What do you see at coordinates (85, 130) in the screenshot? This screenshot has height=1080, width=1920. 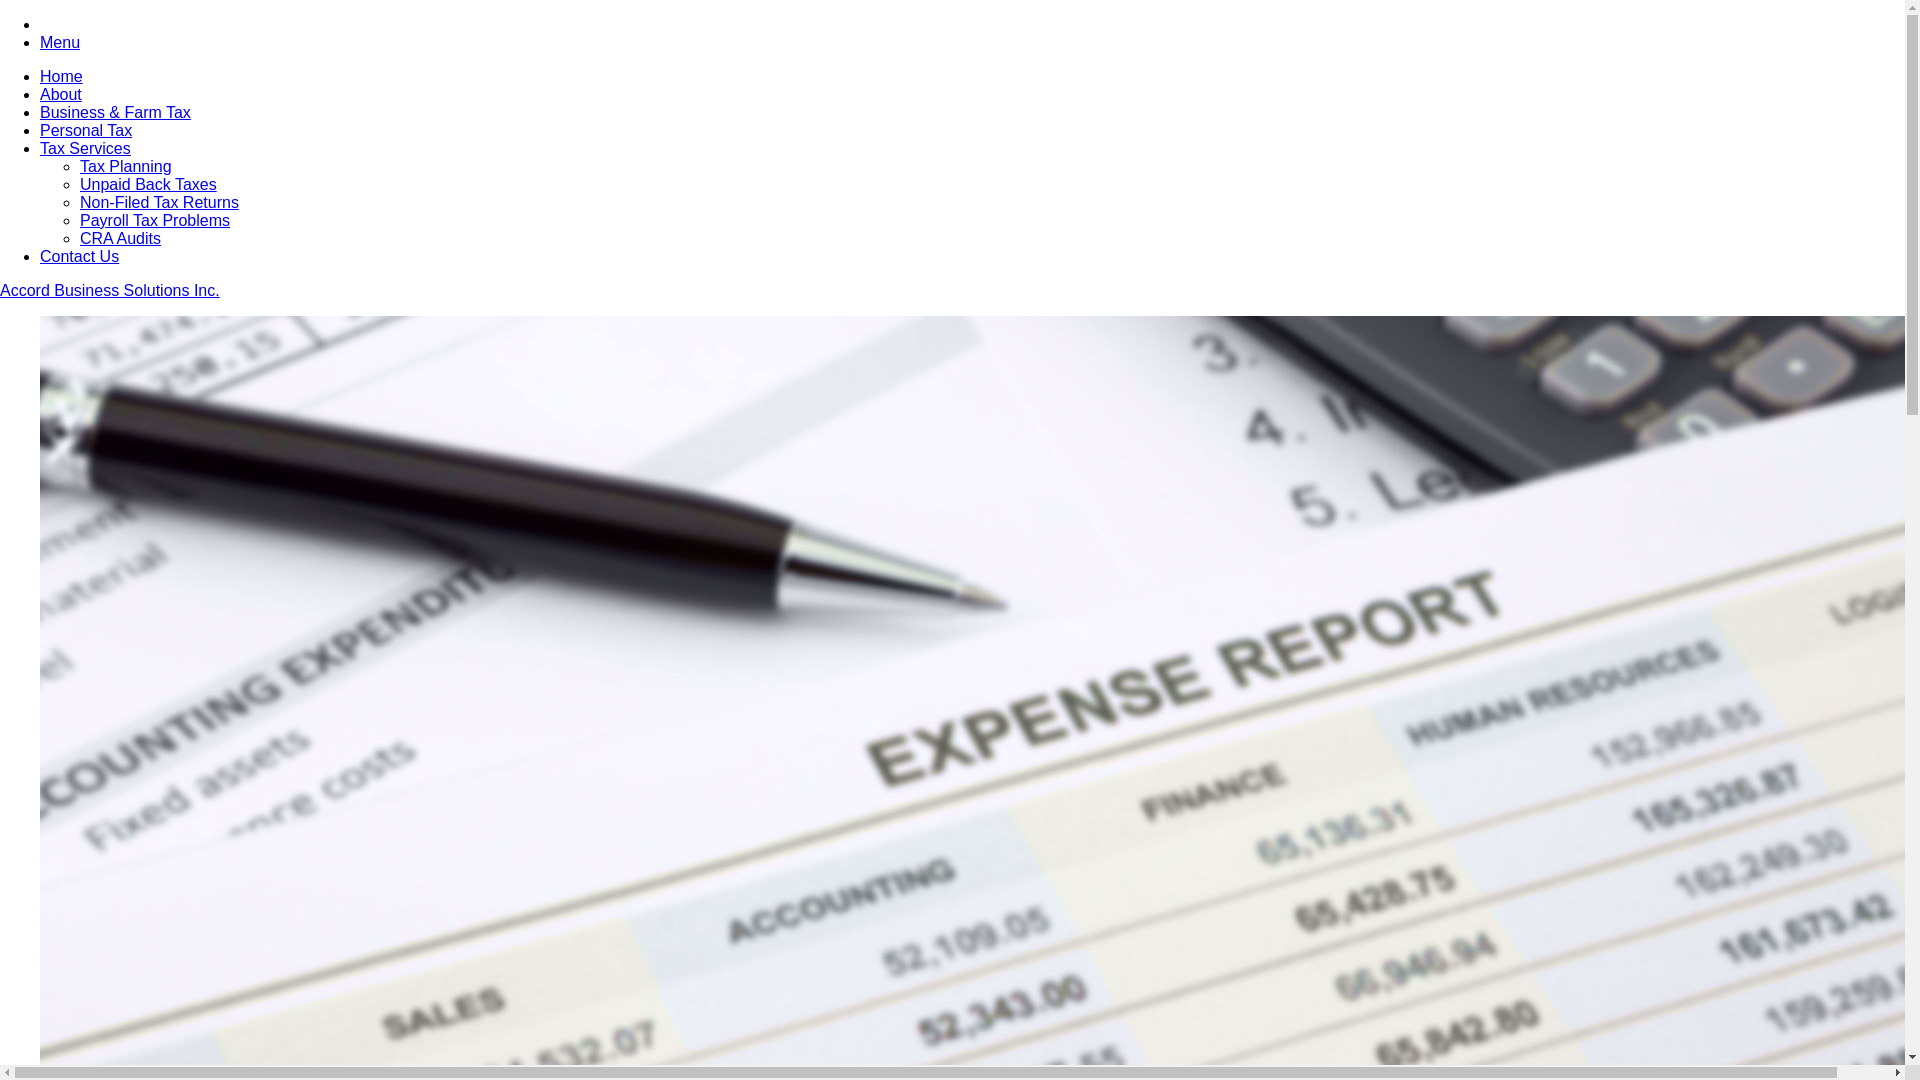 I see `'Personal Tax'` at bounding box center [85, 130].